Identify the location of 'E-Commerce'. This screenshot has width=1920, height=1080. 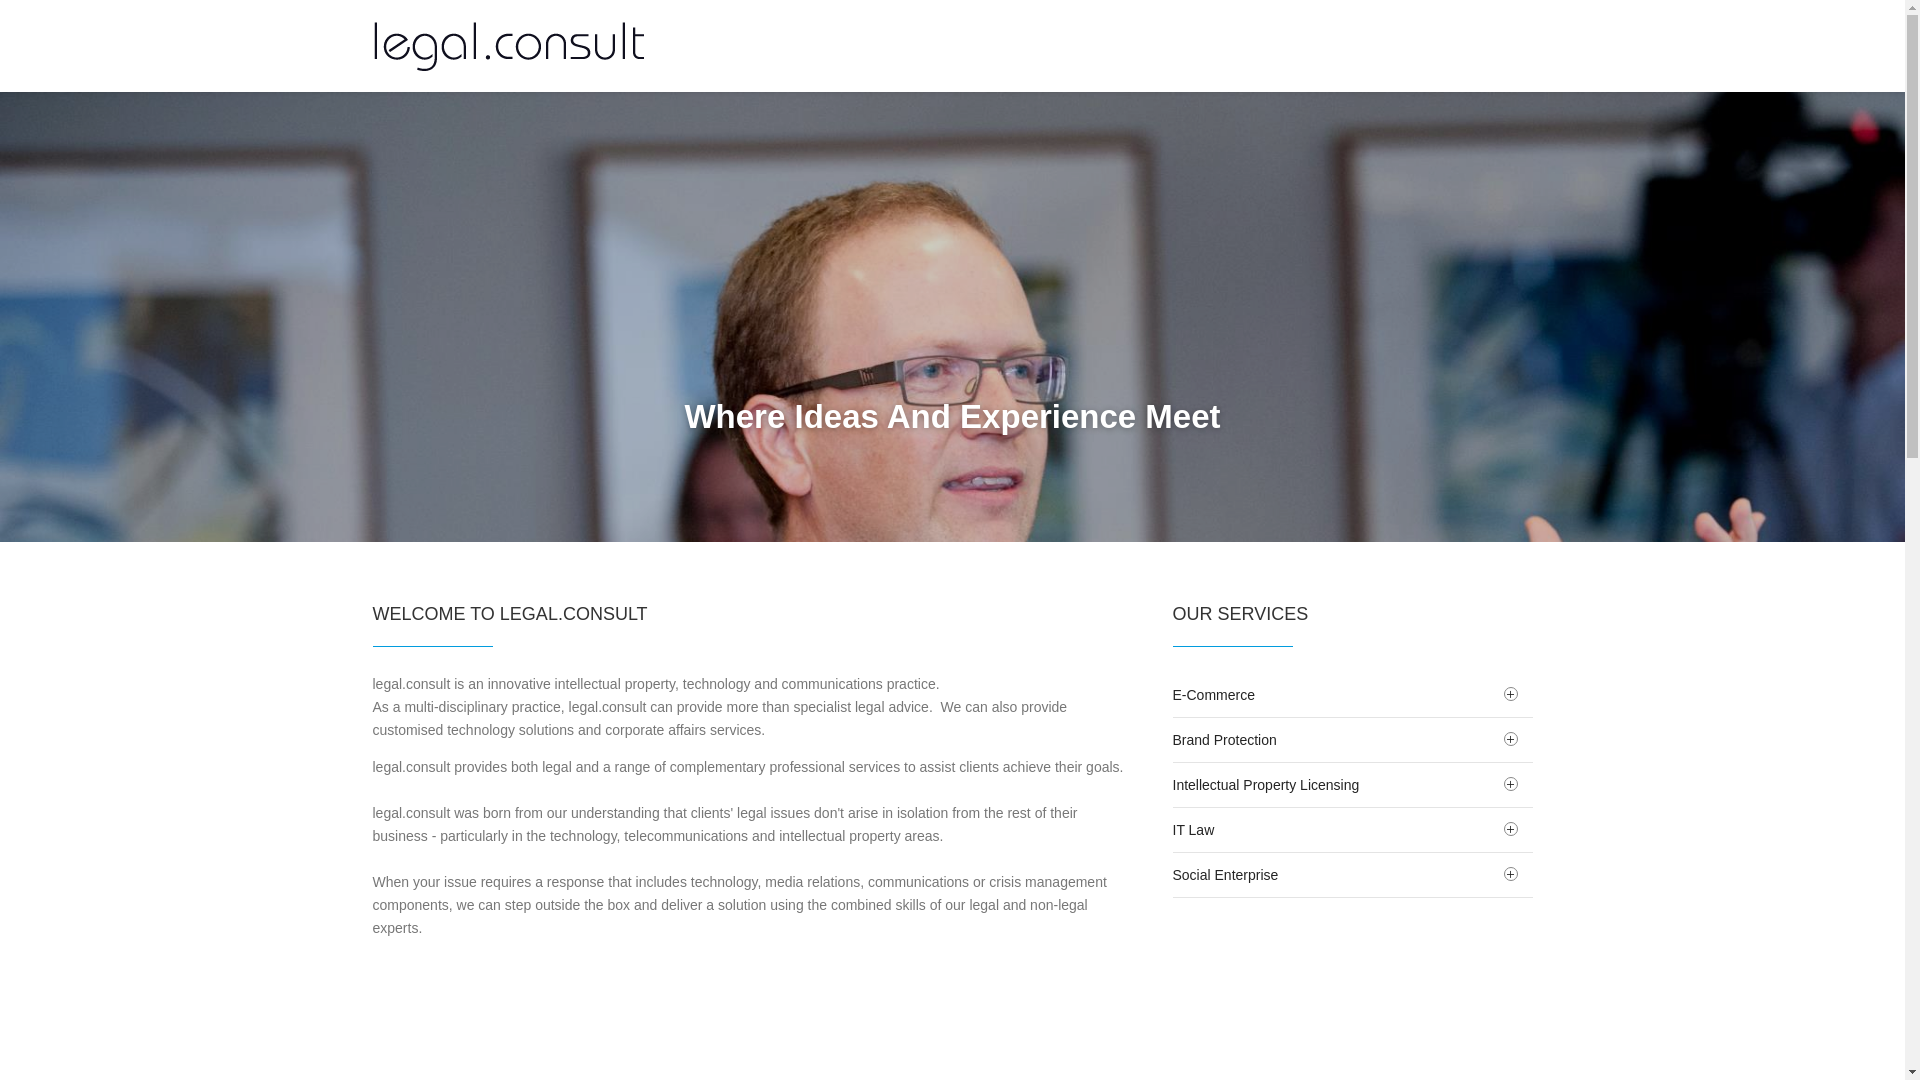
(1352, 693).